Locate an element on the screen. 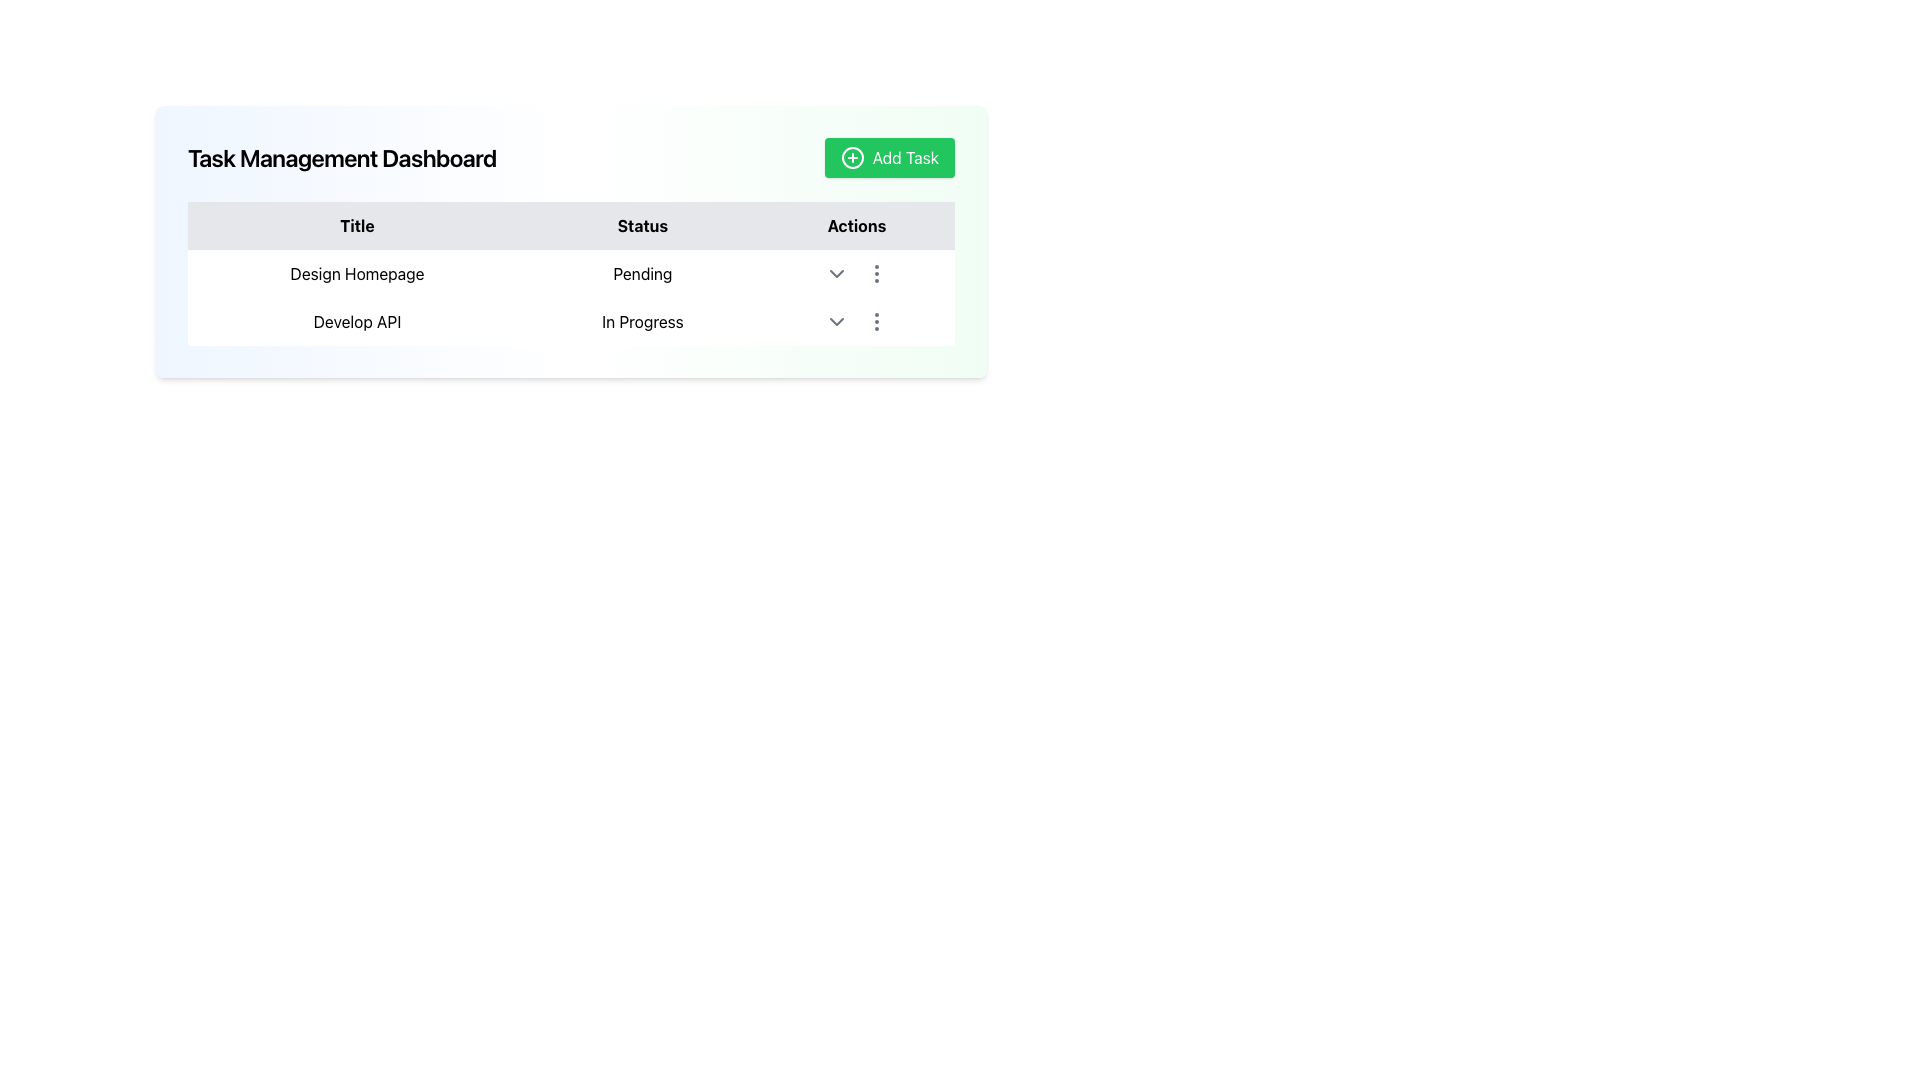  the green circular graphical icon with a white plus sign centered inside it, located to the left of the 'Add Task' button in the task management dashboard is located at coordinates (852, 157).